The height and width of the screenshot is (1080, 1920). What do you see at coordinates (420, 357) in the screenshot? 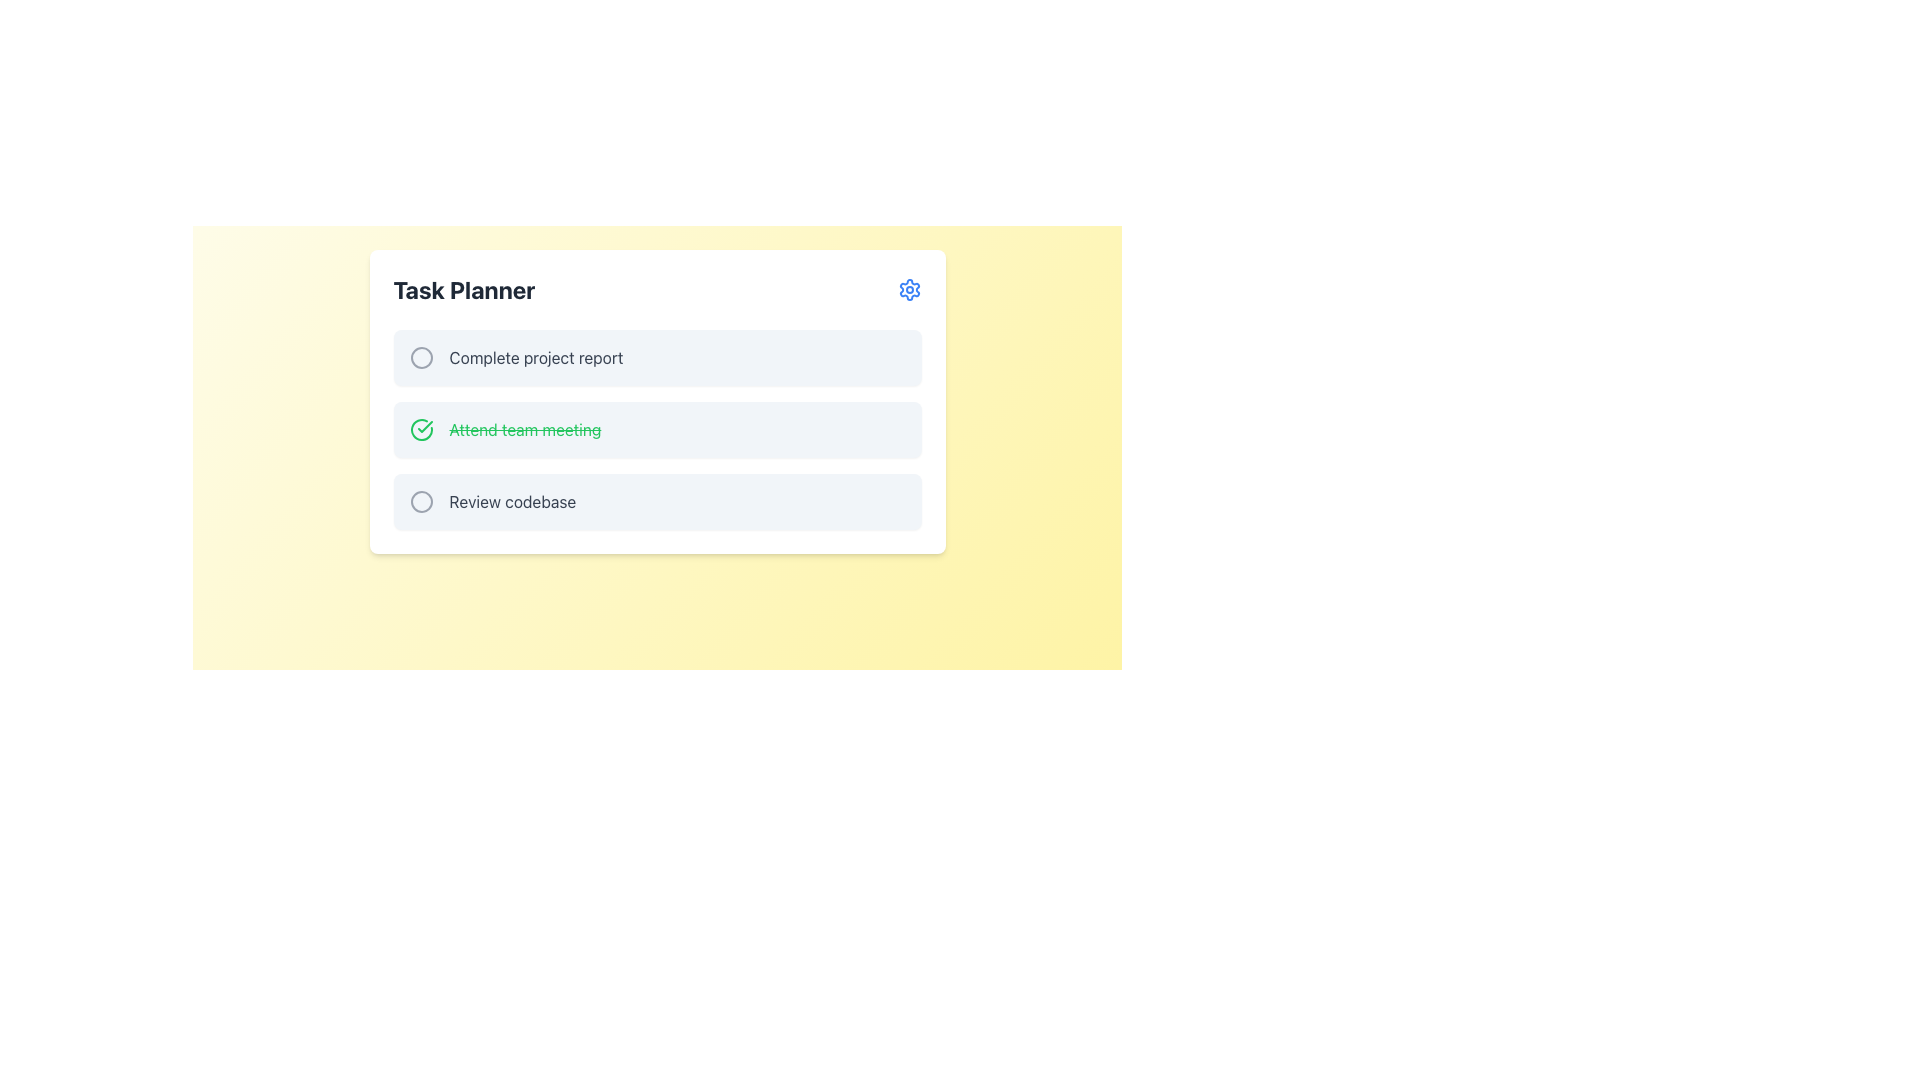
I see `the inactive gray circle element within the SVG icon, which is the central part of the icon located to the left of the 'Complete project report' task text in the task list interface` at bounding box center [420, 357].